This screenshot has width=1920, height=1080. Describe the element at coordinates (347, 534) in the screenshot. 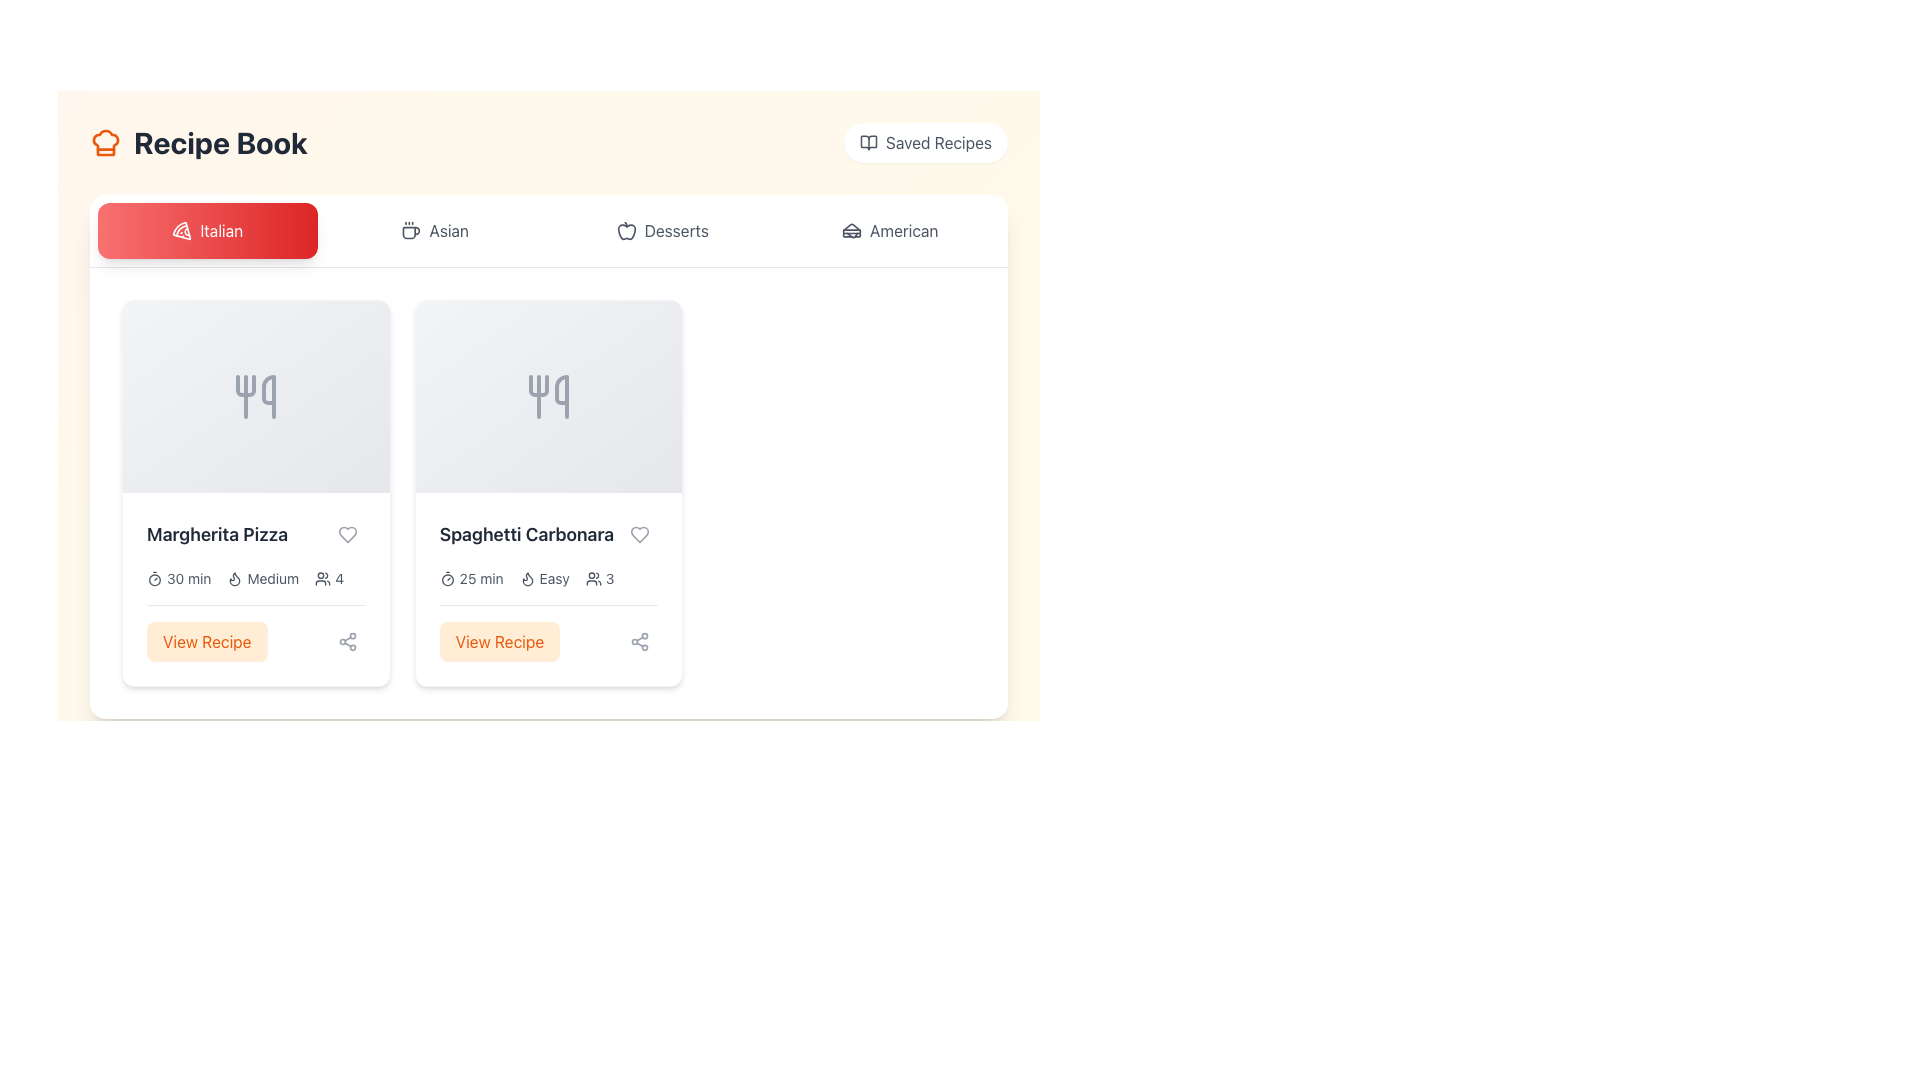

I see `the heart-shaped like icon located in the top-right corner of the 'Margherita Pizza' card` at that location.